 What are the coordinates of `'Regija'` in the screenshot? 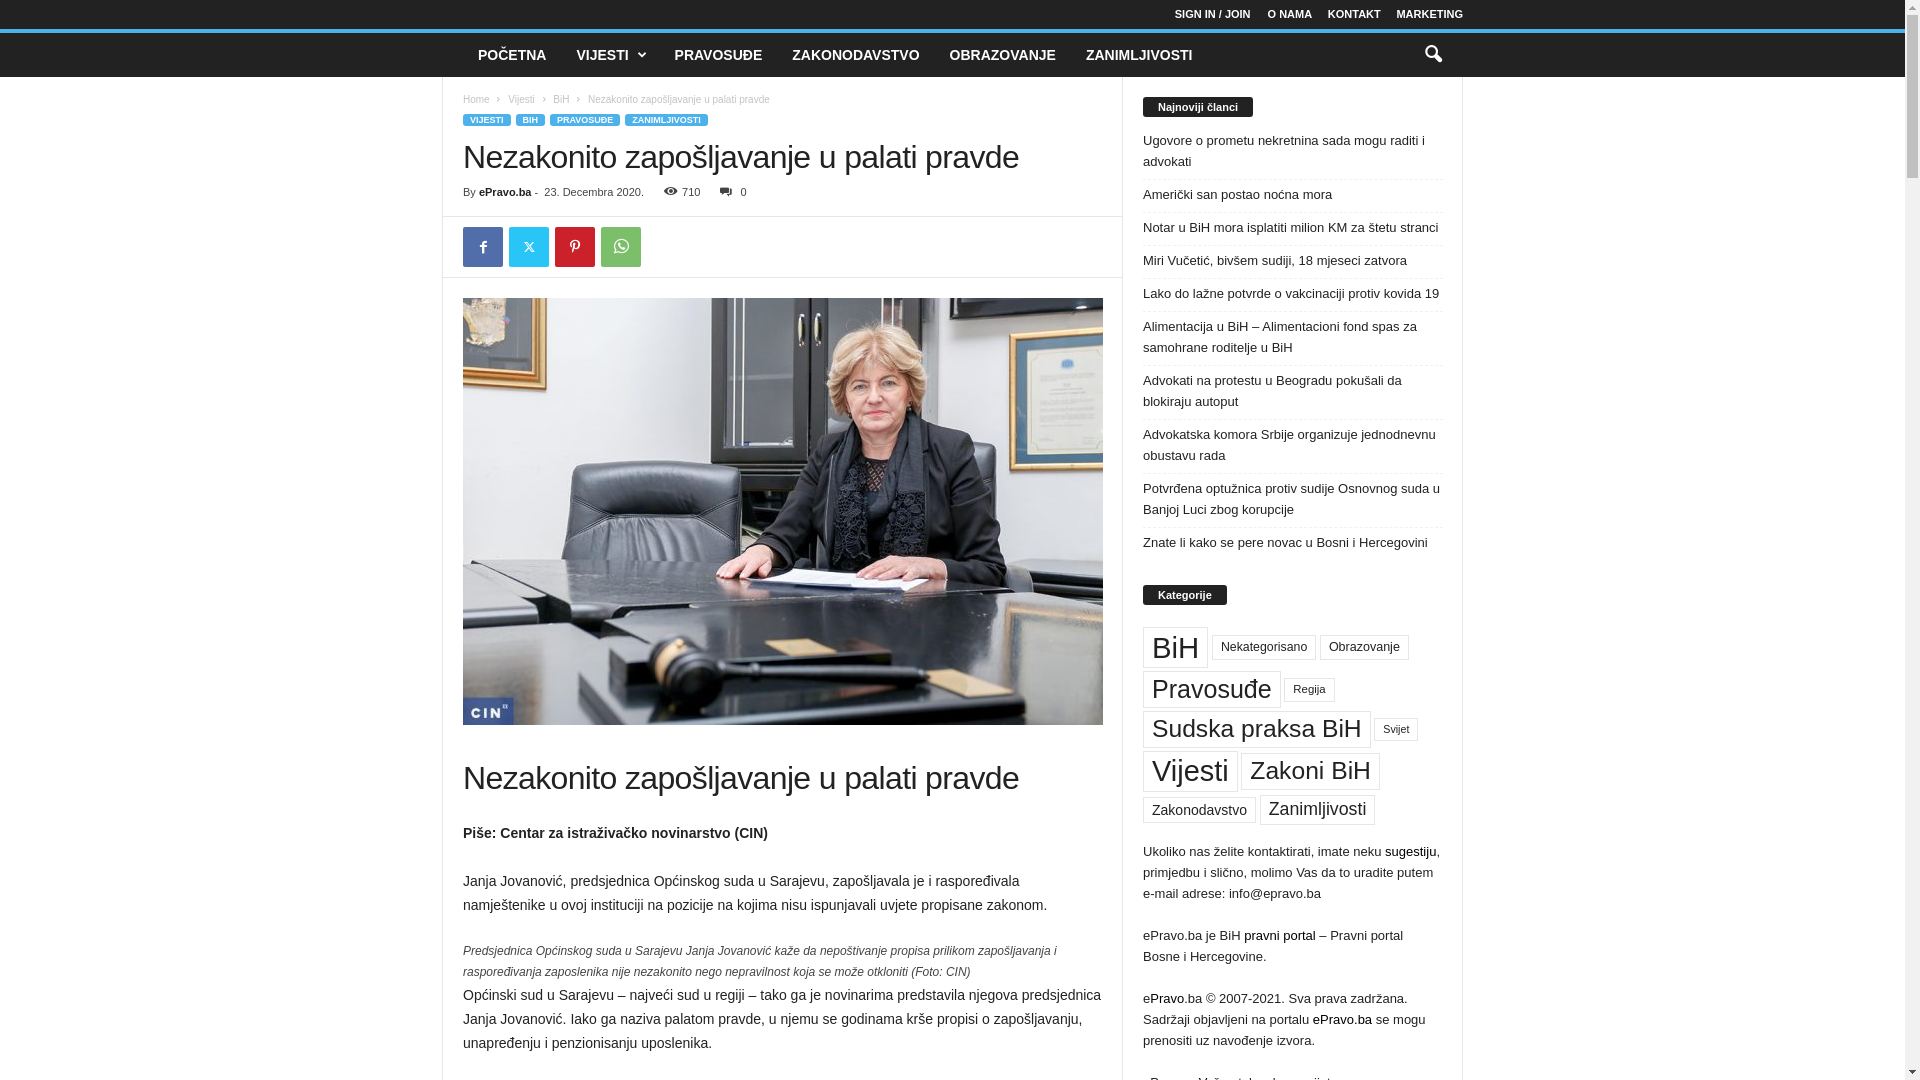 It's located at (1283, 688).